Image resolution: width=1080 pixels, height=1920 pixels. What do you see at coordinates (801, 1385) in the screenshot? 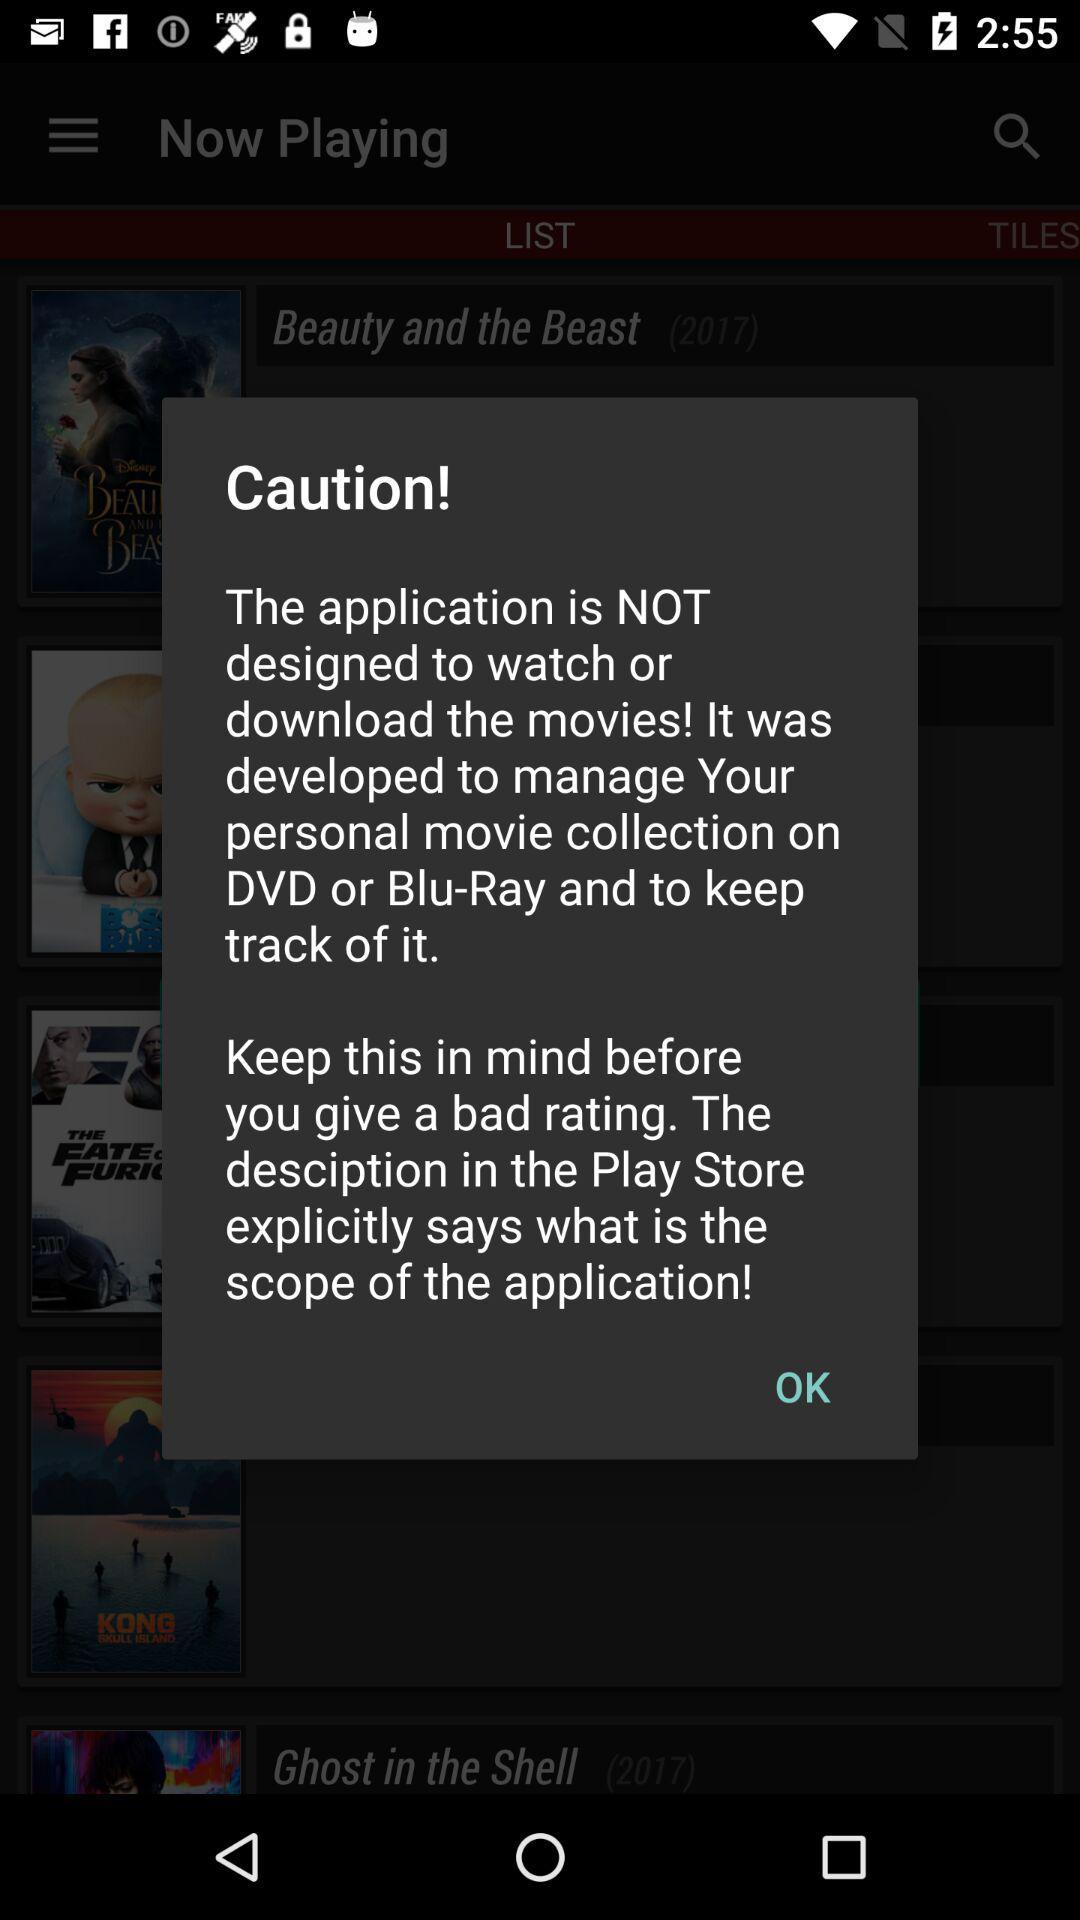
I see `the ok` at bounding box center [801, 1385].